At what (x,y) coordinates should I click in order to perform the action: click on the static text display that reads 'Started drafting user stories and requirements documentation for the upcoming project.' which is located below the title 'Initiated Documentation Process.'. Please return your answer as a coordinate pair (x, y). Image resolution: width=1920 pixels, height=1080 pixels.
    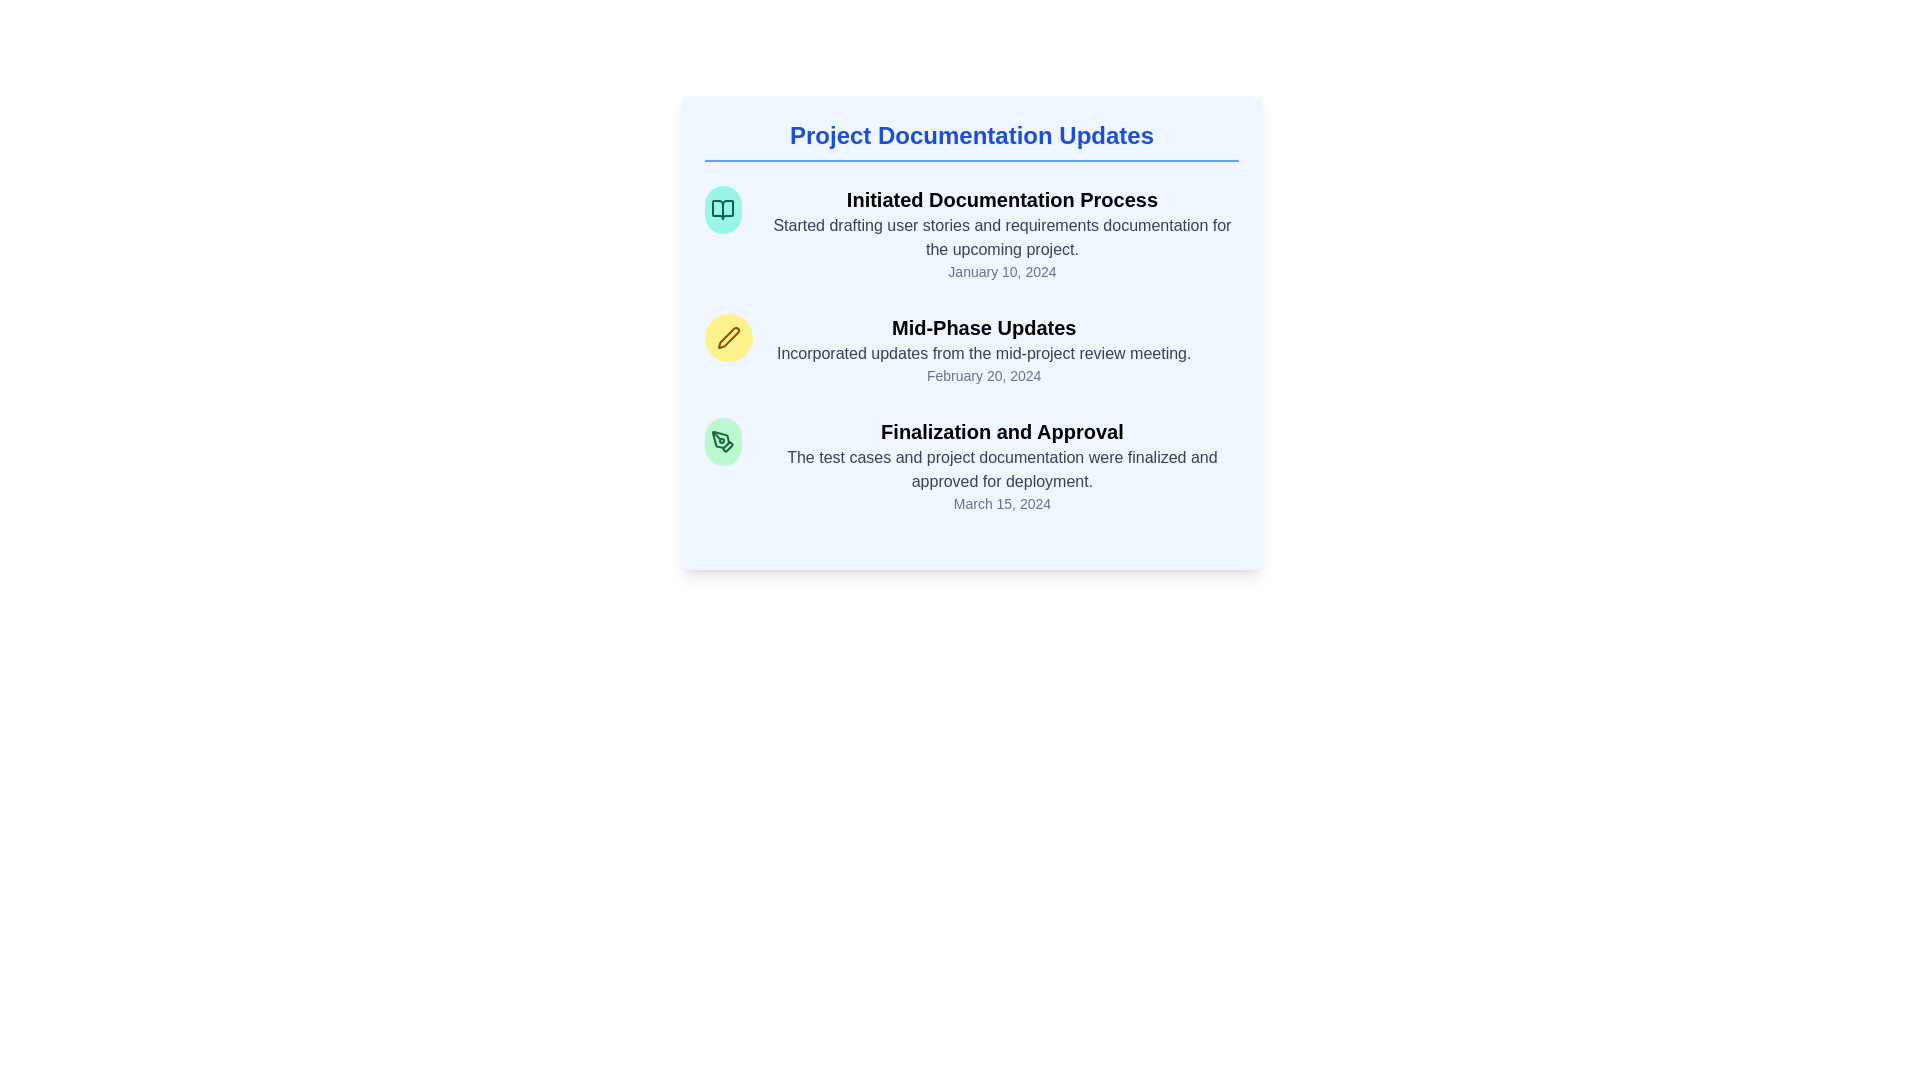
    Looking at the image, I should click on (1002, 237).